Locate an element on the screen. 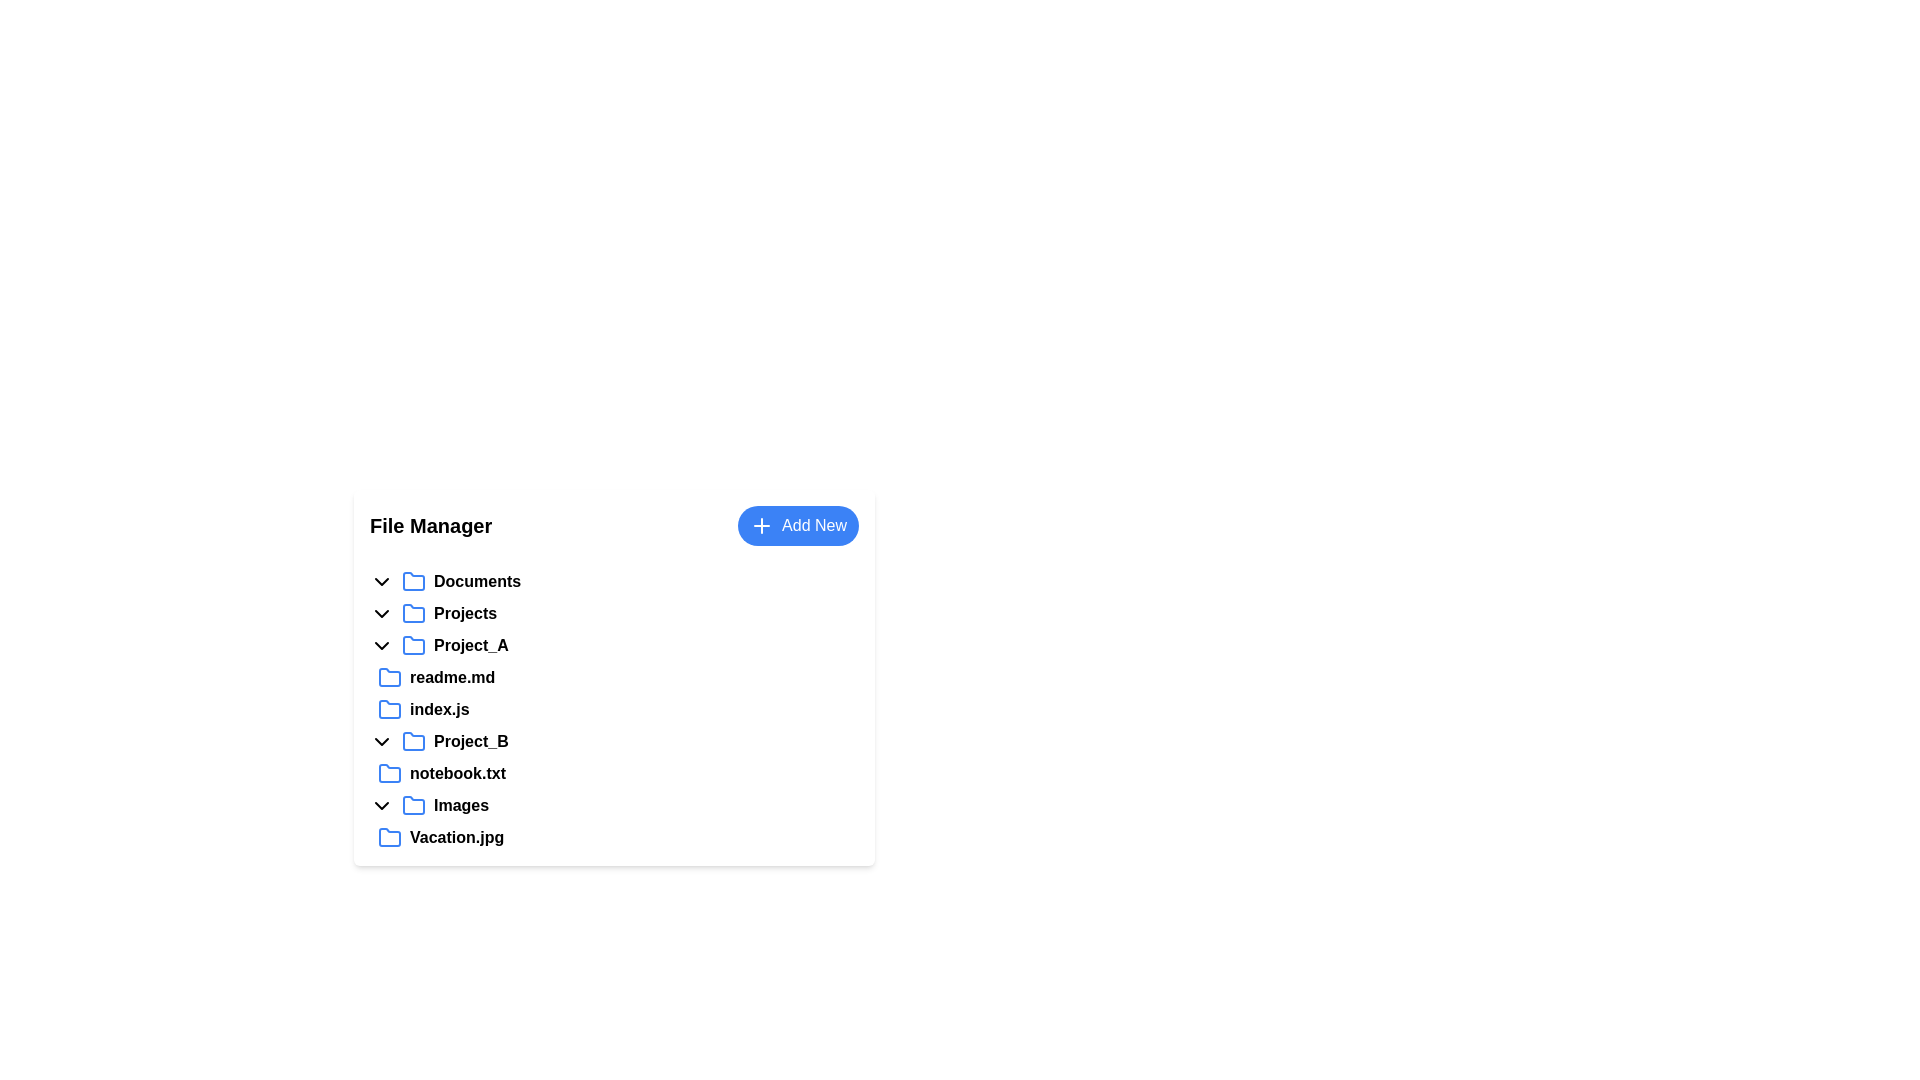 The width and height of the screenshot is (1920, 1080). the folder icon representing the 'Images' directory in the left panel under 'File Manager' is located at coordinates (412, 805).